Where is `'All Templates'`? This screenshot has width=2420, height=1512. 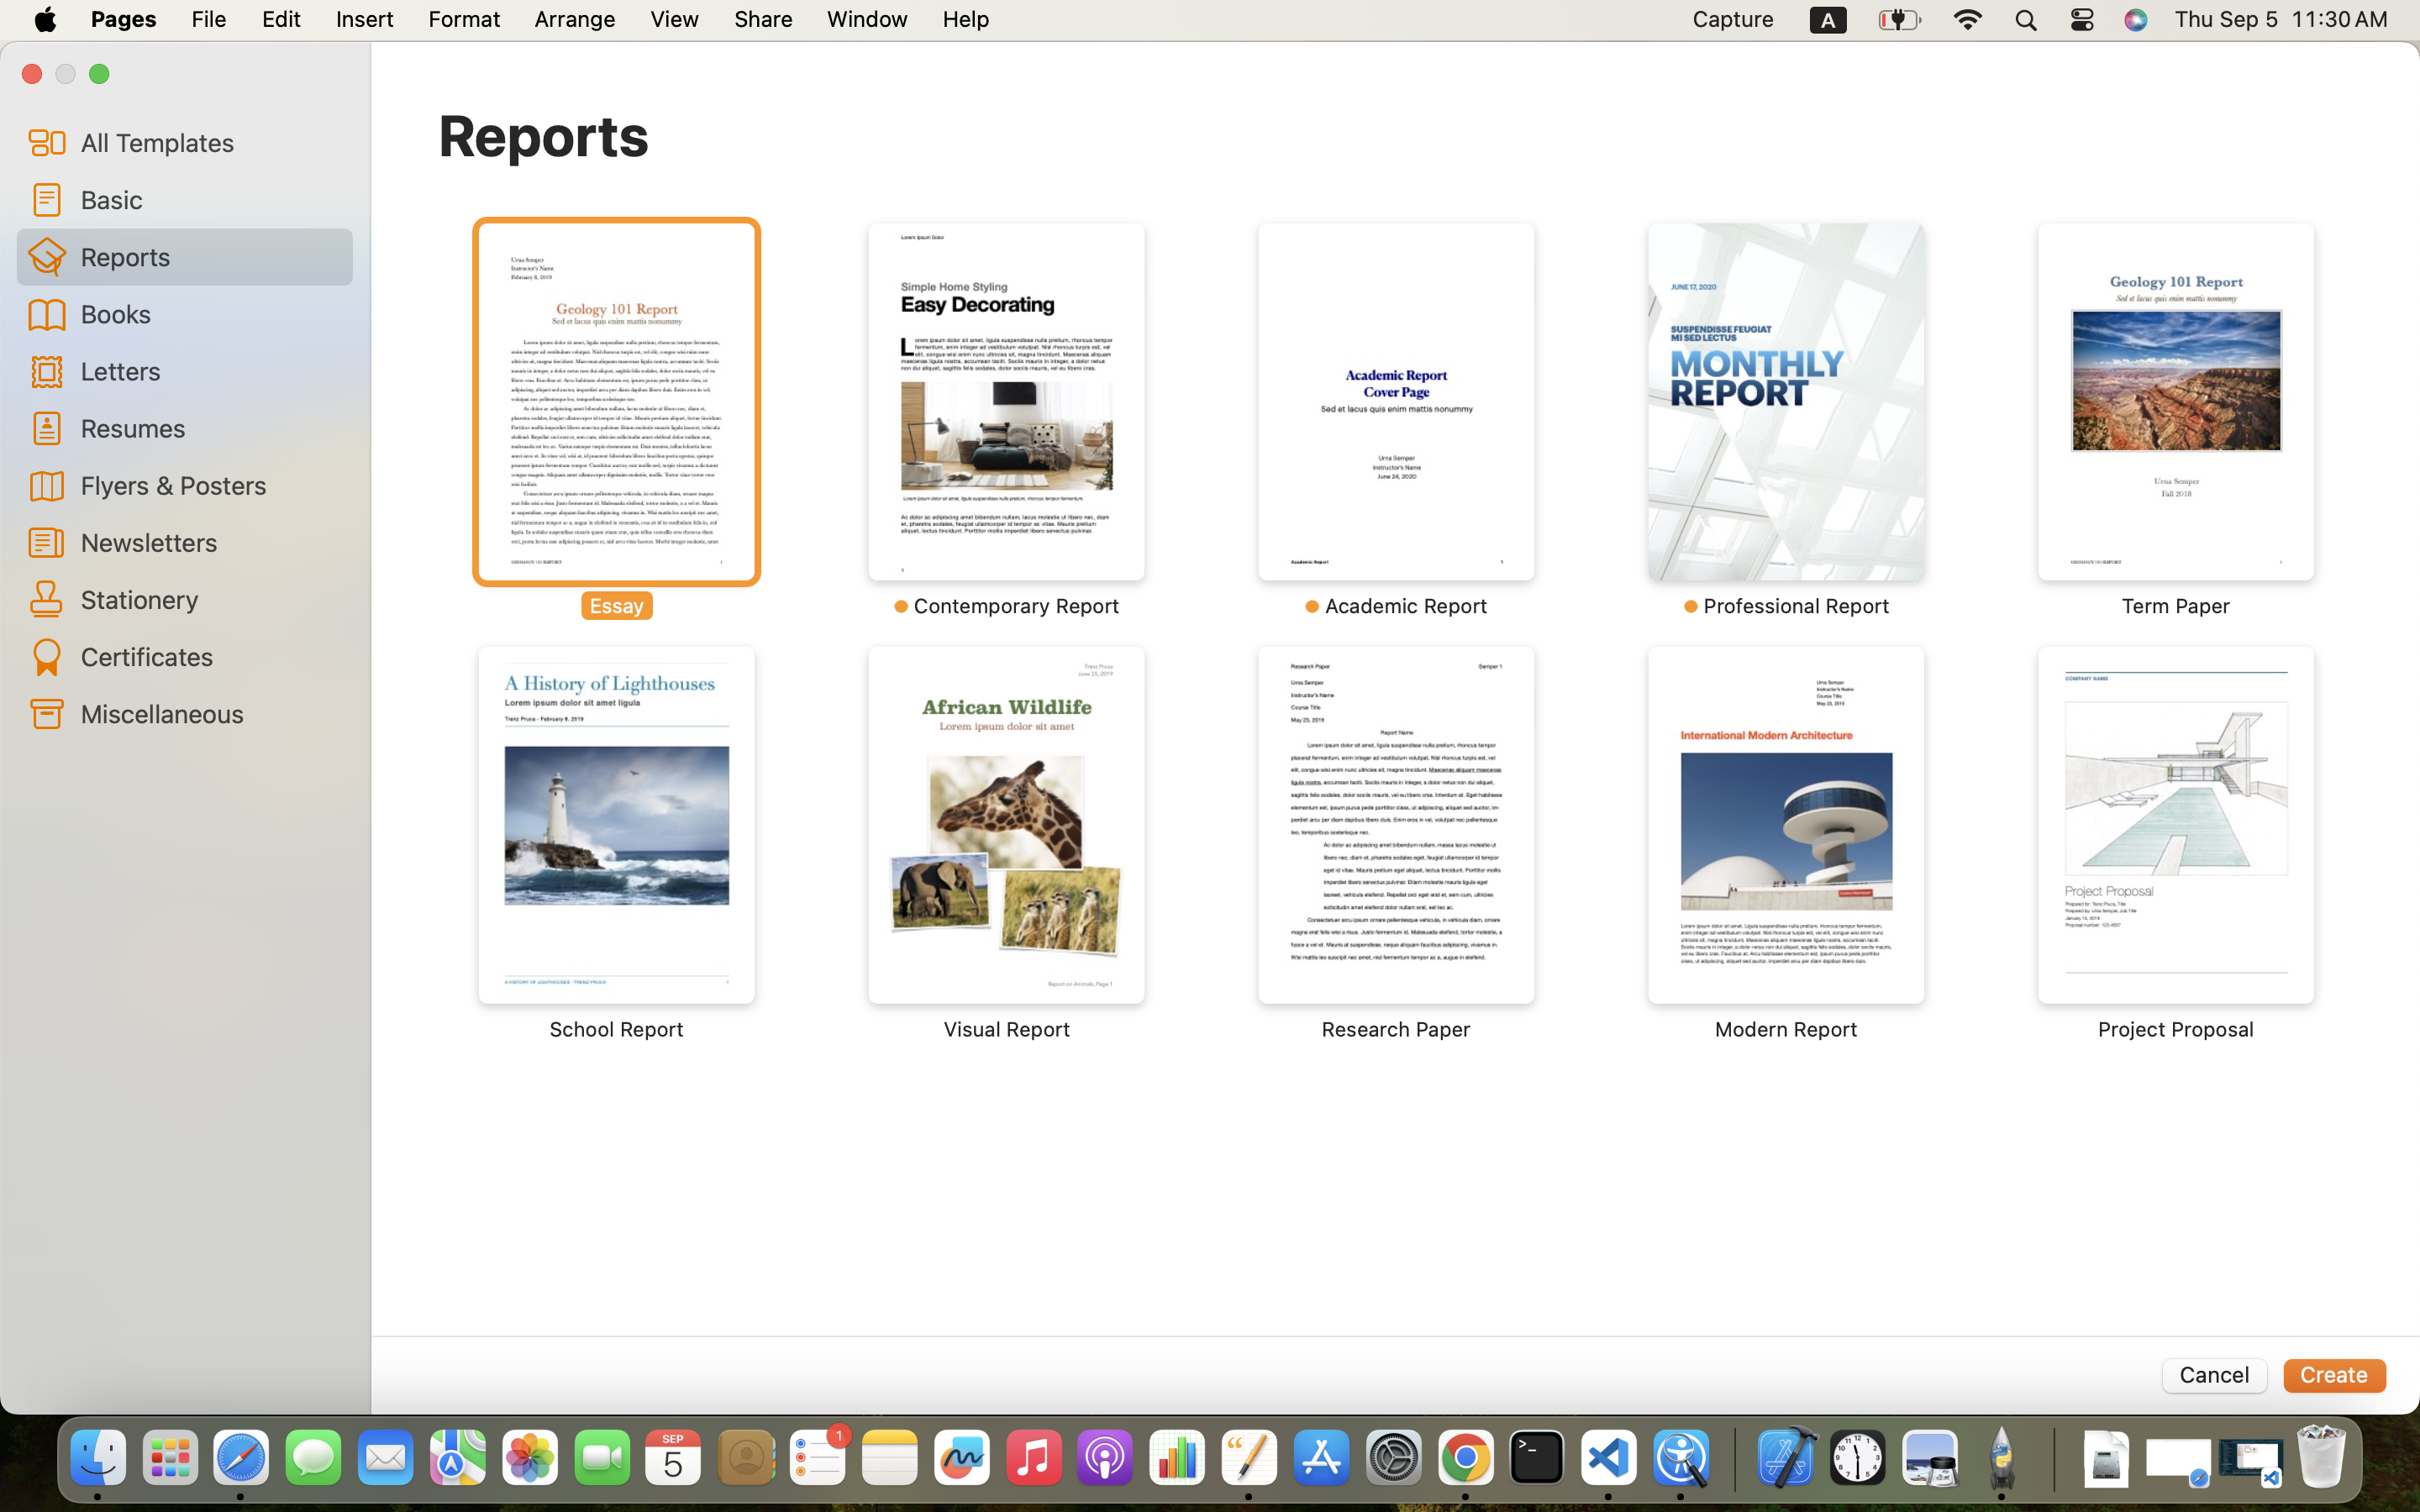 'All Templates' is located at coordinates (208, 141).